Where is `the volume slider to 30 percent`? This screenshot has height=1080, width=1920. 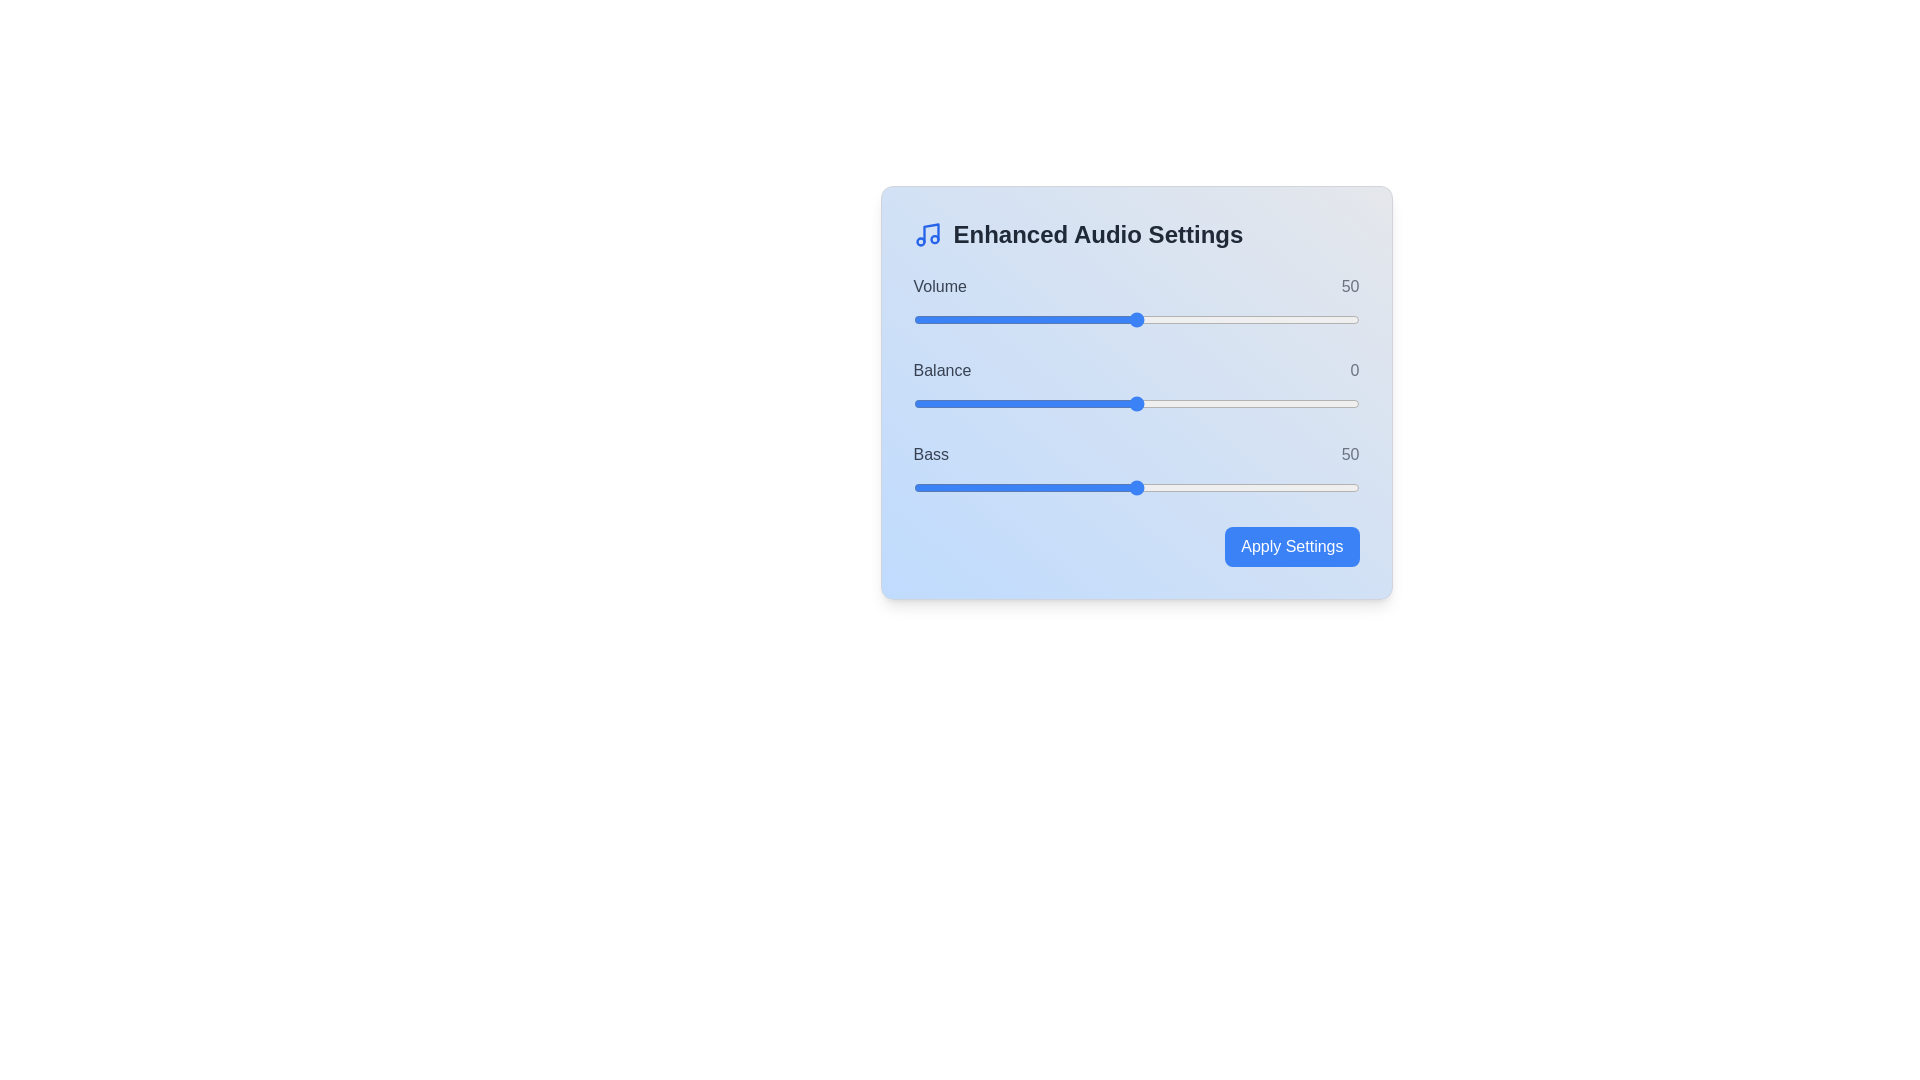
the volume slider to 30 percent is located at coordinates (1046, 319).